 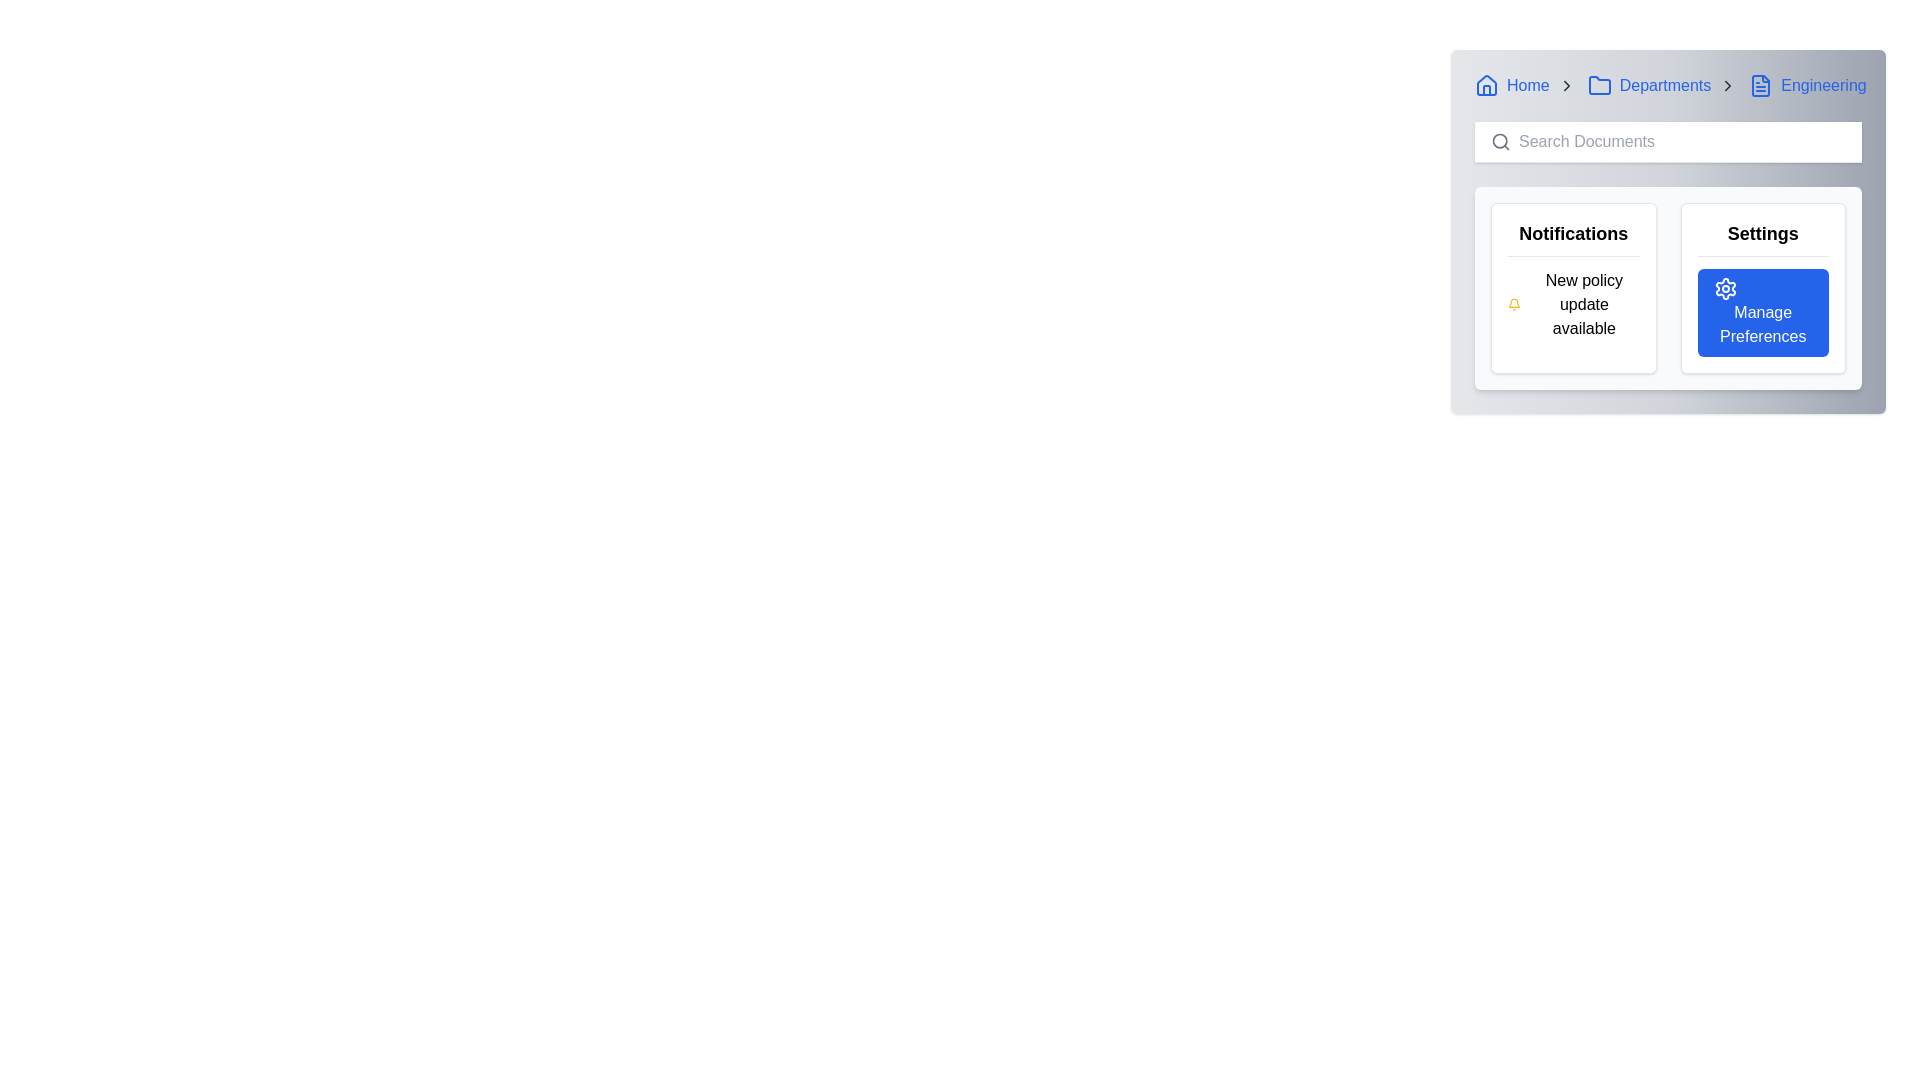 What do you see at coordinates (1761, 84) in the screenshot?
I see `the 'Engineering' section icon located at the end of the breadcrumb navigation bar` at bounding box center [1761, 84].